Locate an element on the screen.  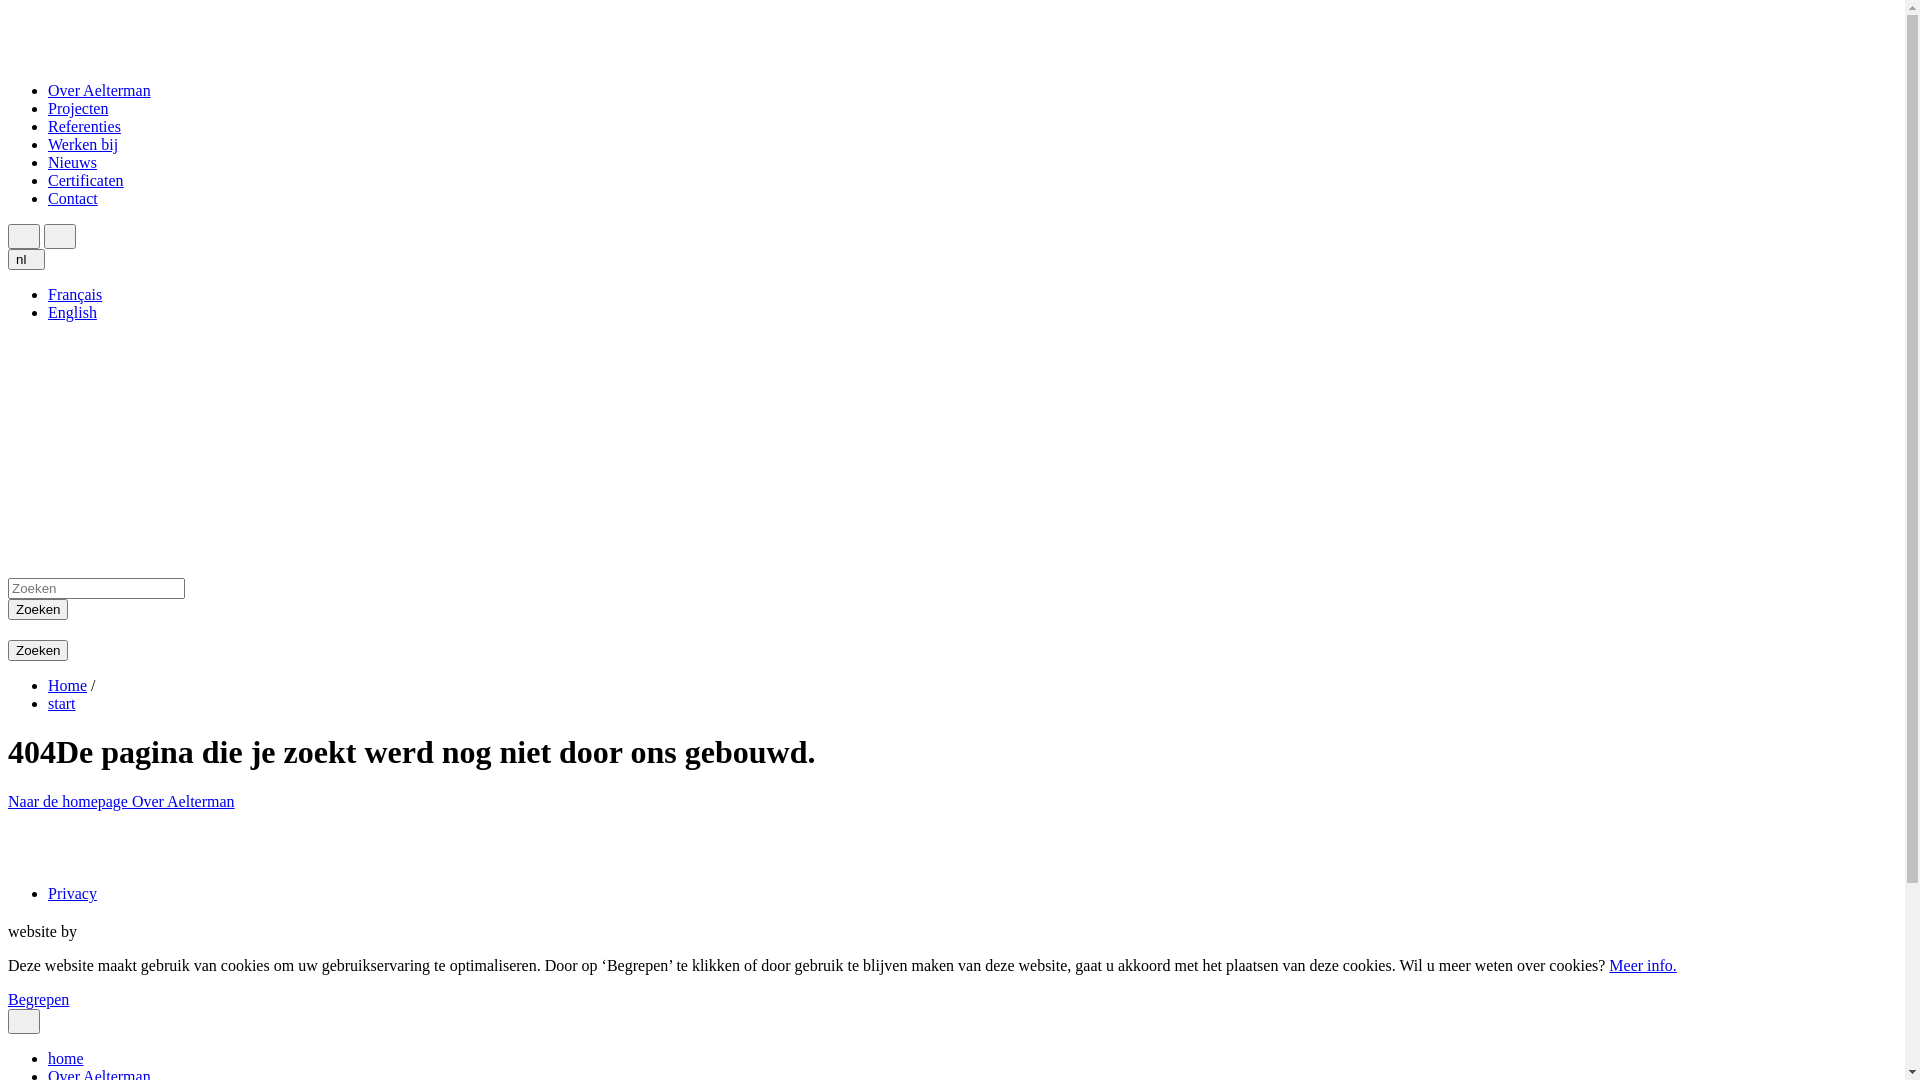
'Meer info.' is located at coordinates (1642, 964).